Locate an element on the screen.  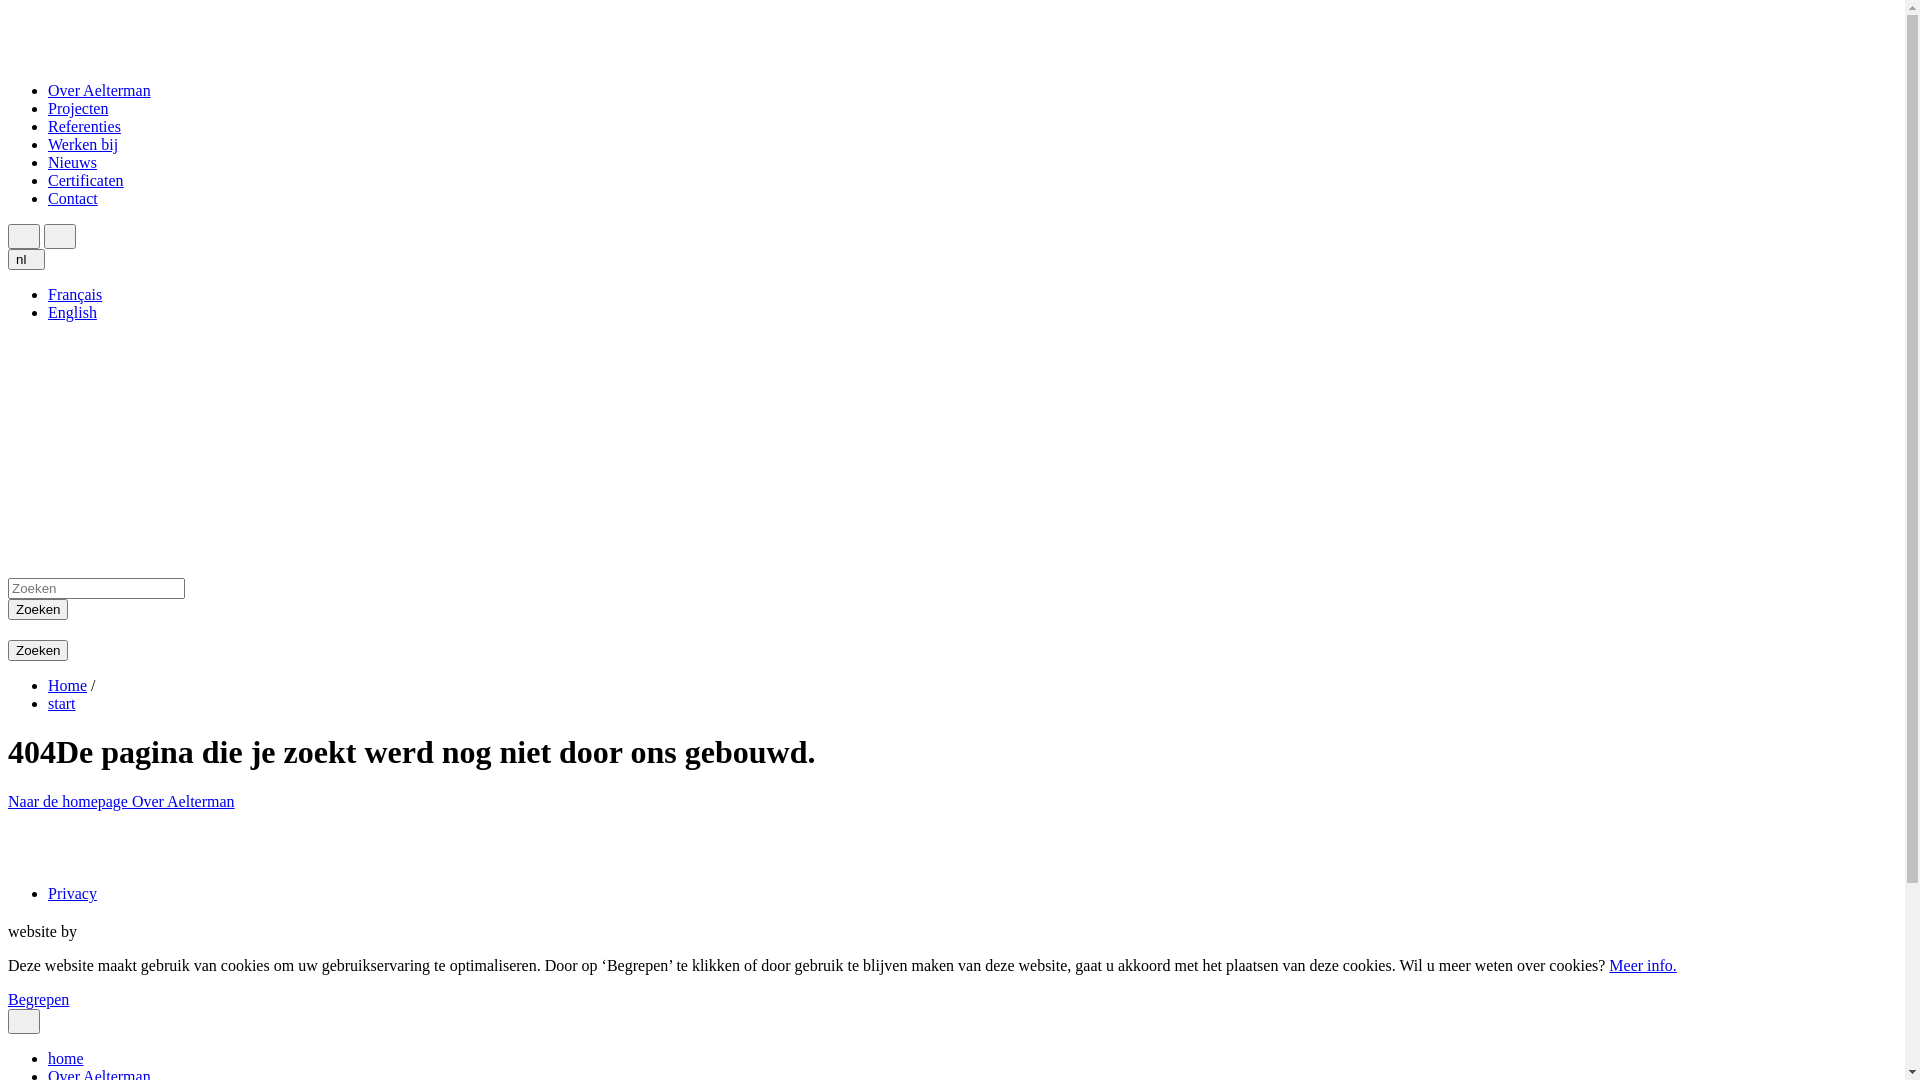
'Meer info.' is located at coordinates (1642, 964).